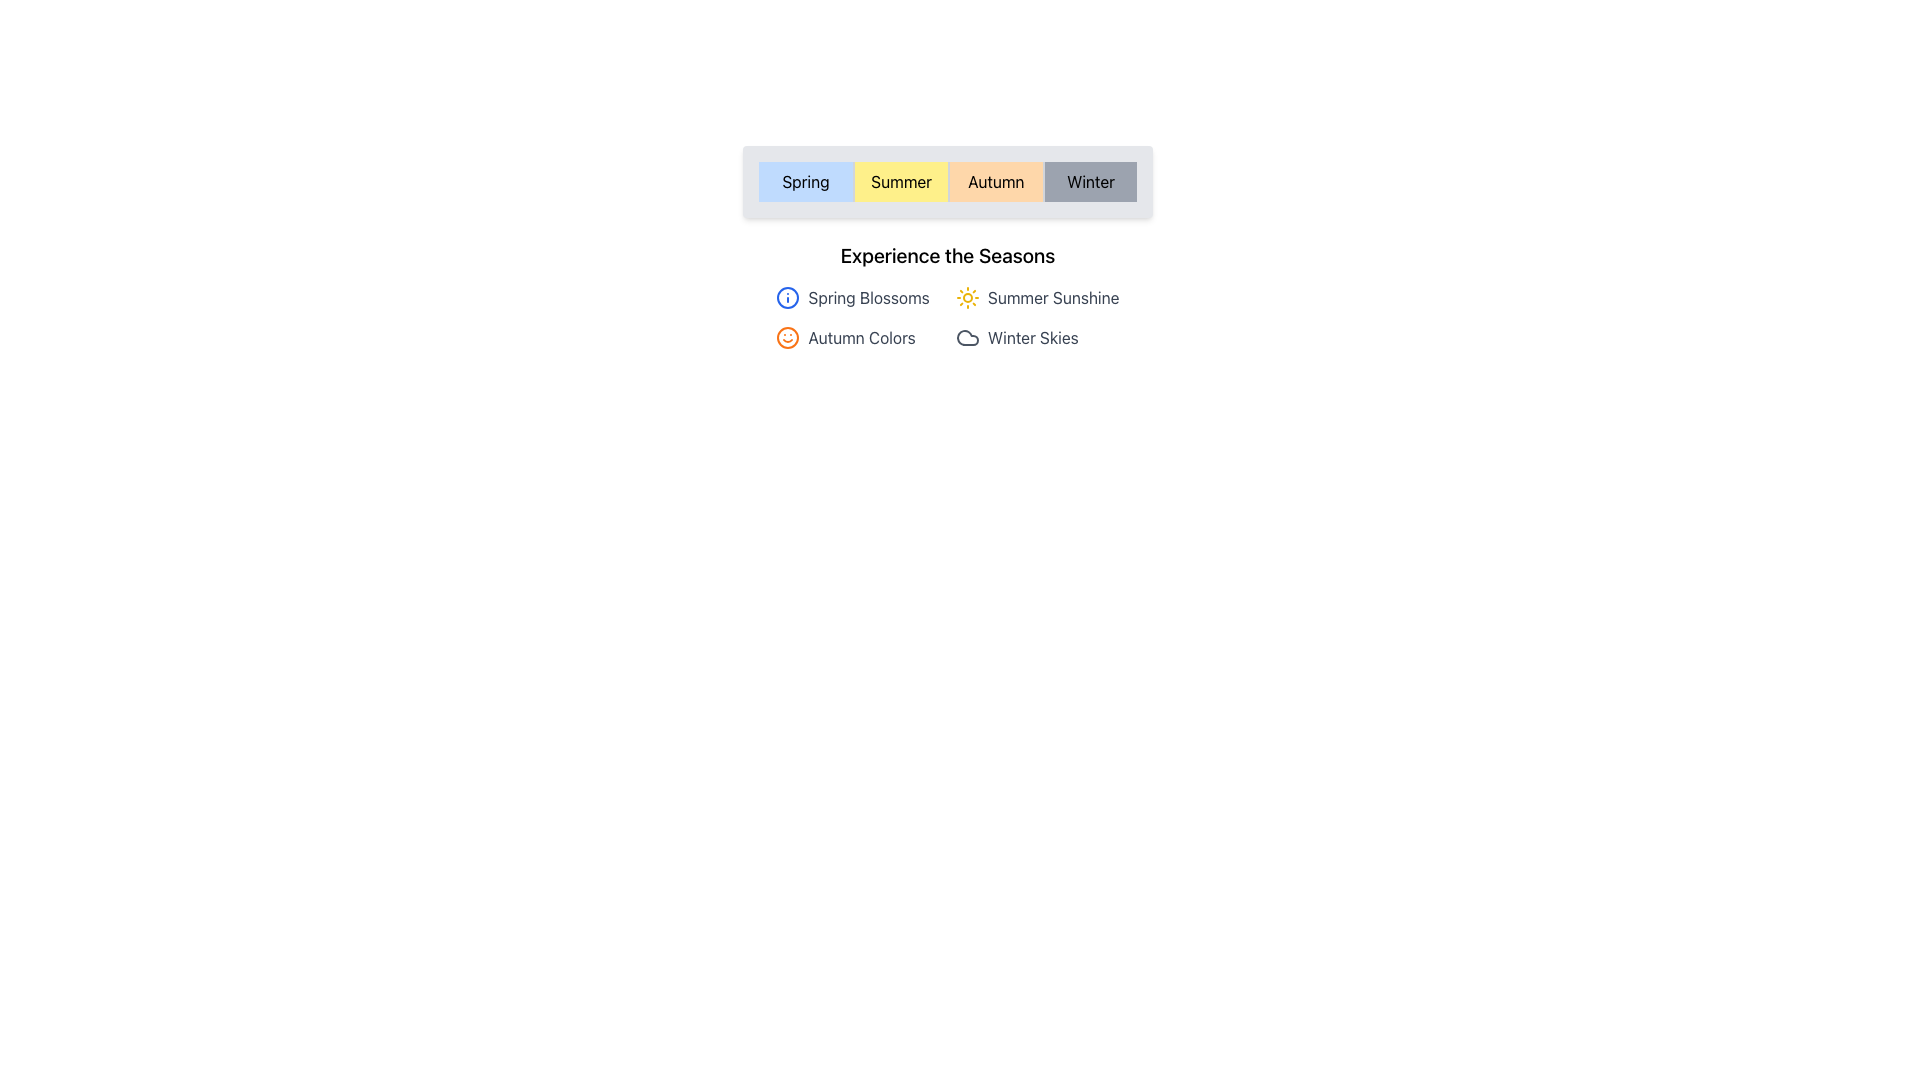 The width and height of the screenshot is (1920, 1080). What do you see at coordinates (968, 297) in the screenshot?
I see `the sun icon styled as a vector graphic, which is bright yellow with an orange-yellow gradient, located in the 'Experience the Seasons' section under 'Summer Sunshine'` at bounding box center [968, 297].